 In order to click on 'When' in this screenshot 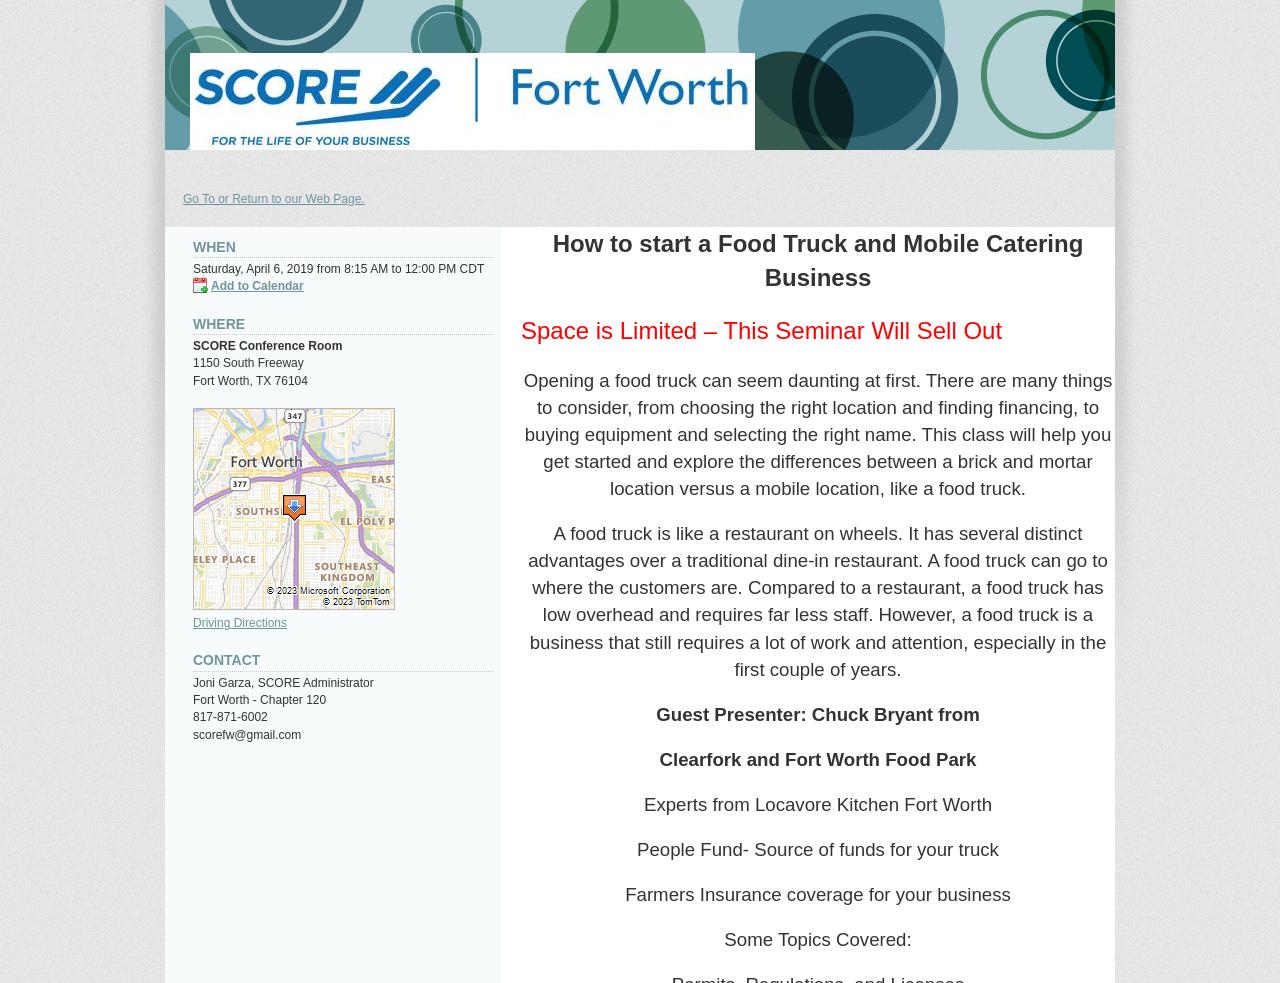, I will do `click(214, 246)`.